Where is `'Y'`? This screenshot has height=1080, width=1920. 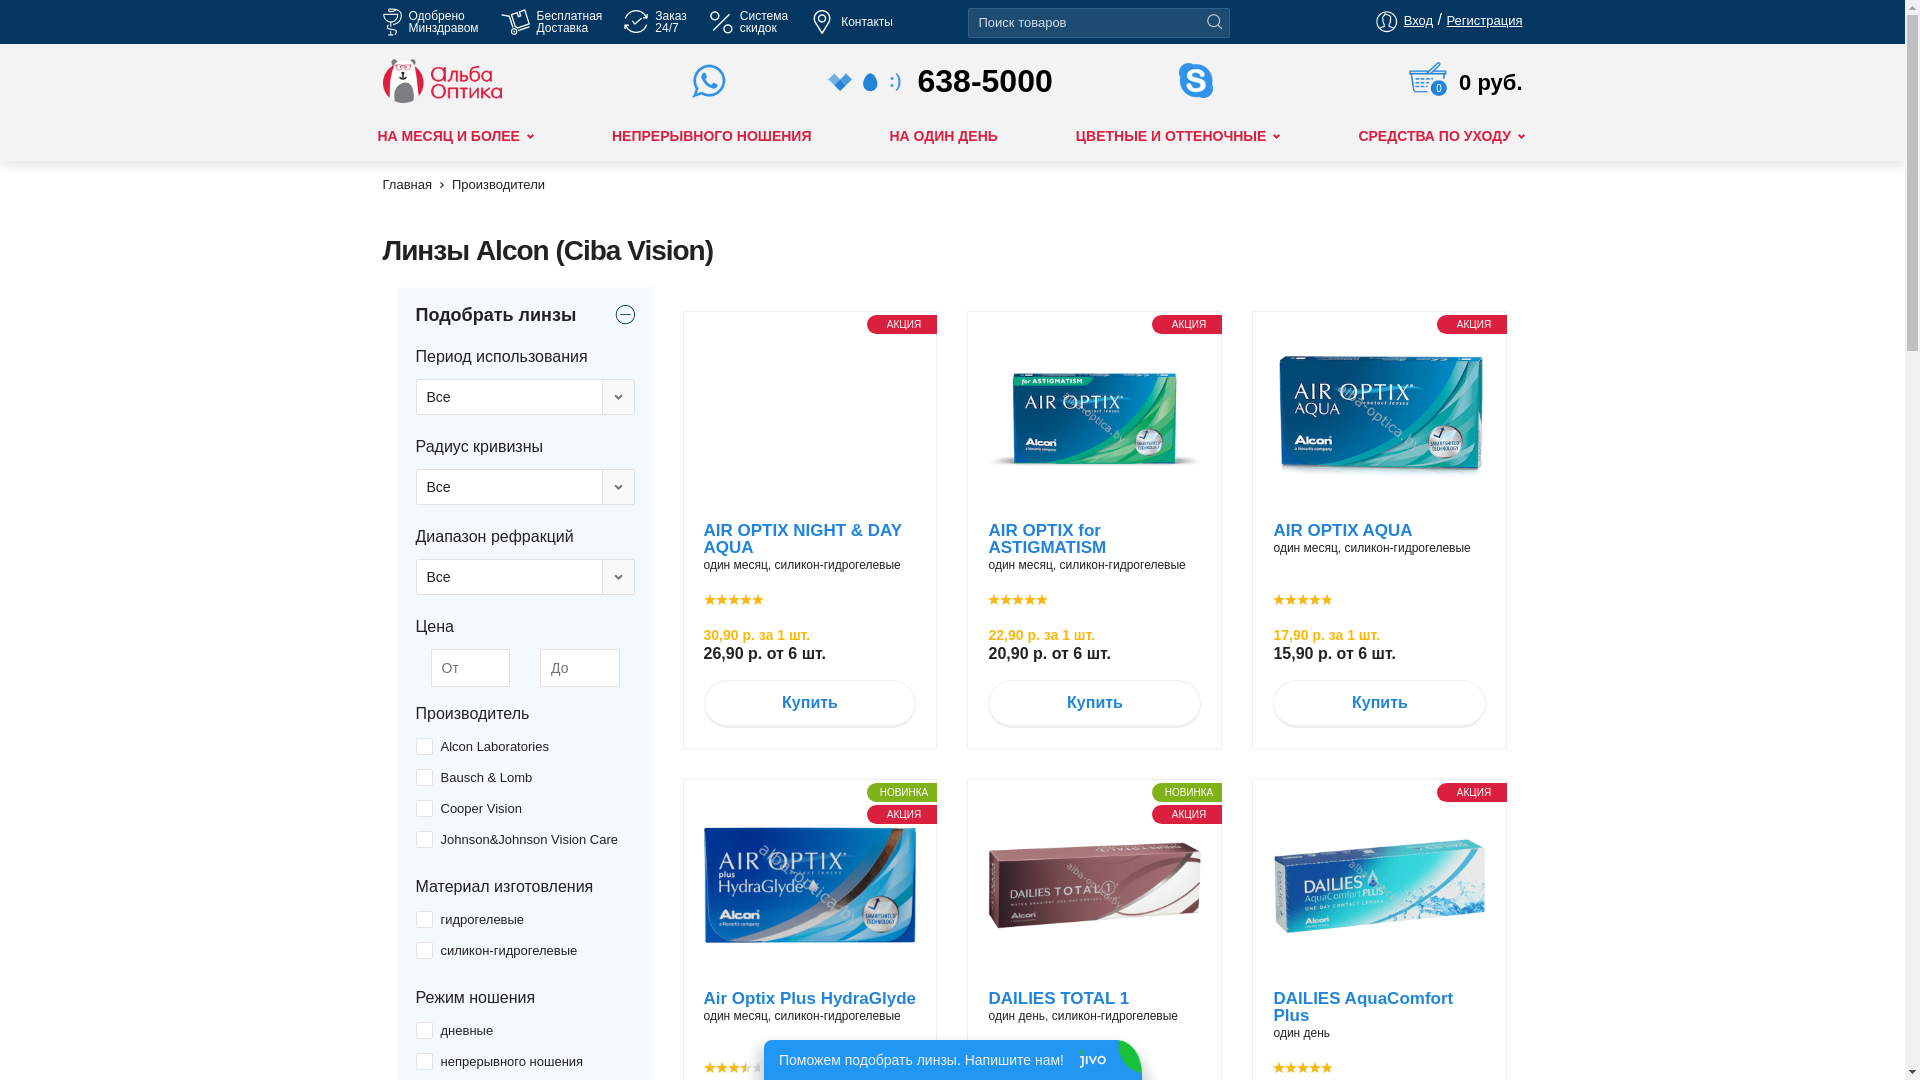 'Y' is located at coordinates (421, 1030).